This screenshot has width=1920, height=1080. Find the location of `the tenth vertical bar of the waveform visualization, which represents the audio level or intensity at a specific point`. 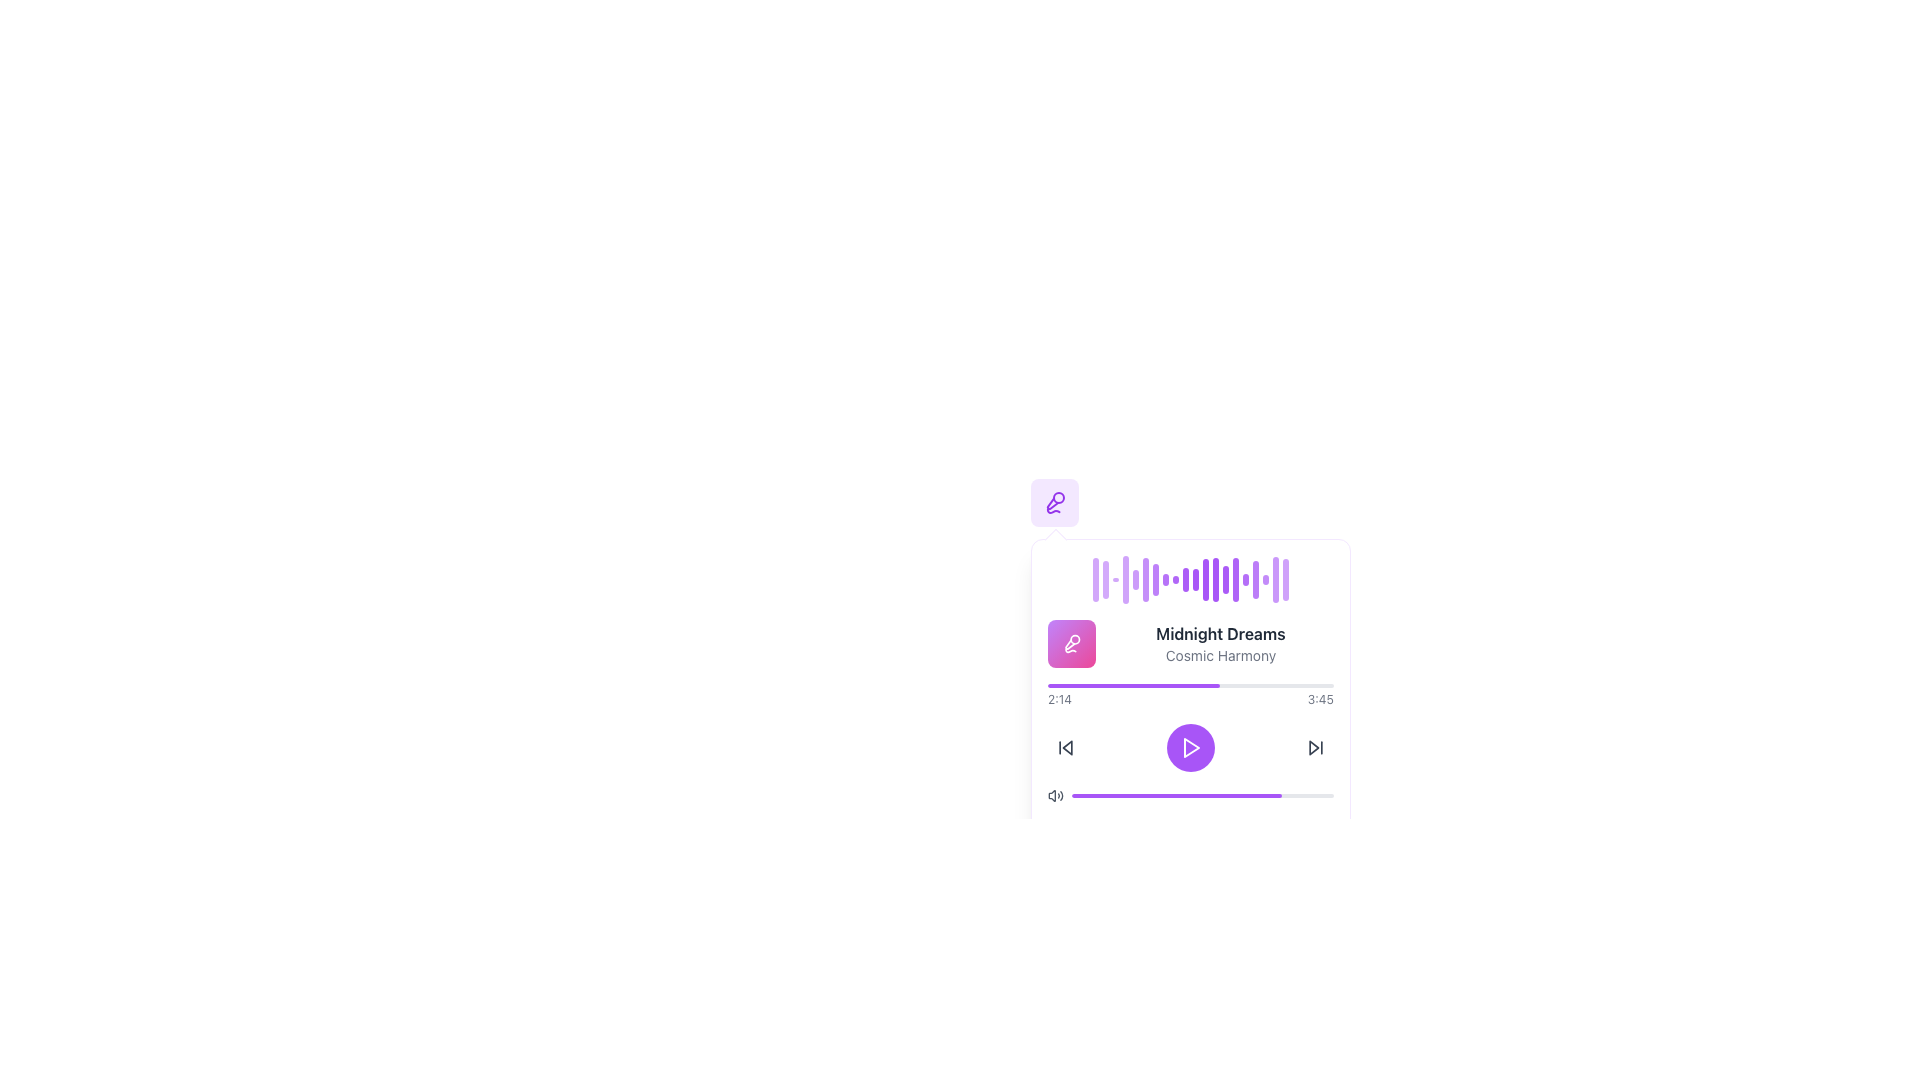

the tenth vertical bar of the waveform visualization, which represents the audio level or intensity at a specific point is located at coordinates (1185, 579).